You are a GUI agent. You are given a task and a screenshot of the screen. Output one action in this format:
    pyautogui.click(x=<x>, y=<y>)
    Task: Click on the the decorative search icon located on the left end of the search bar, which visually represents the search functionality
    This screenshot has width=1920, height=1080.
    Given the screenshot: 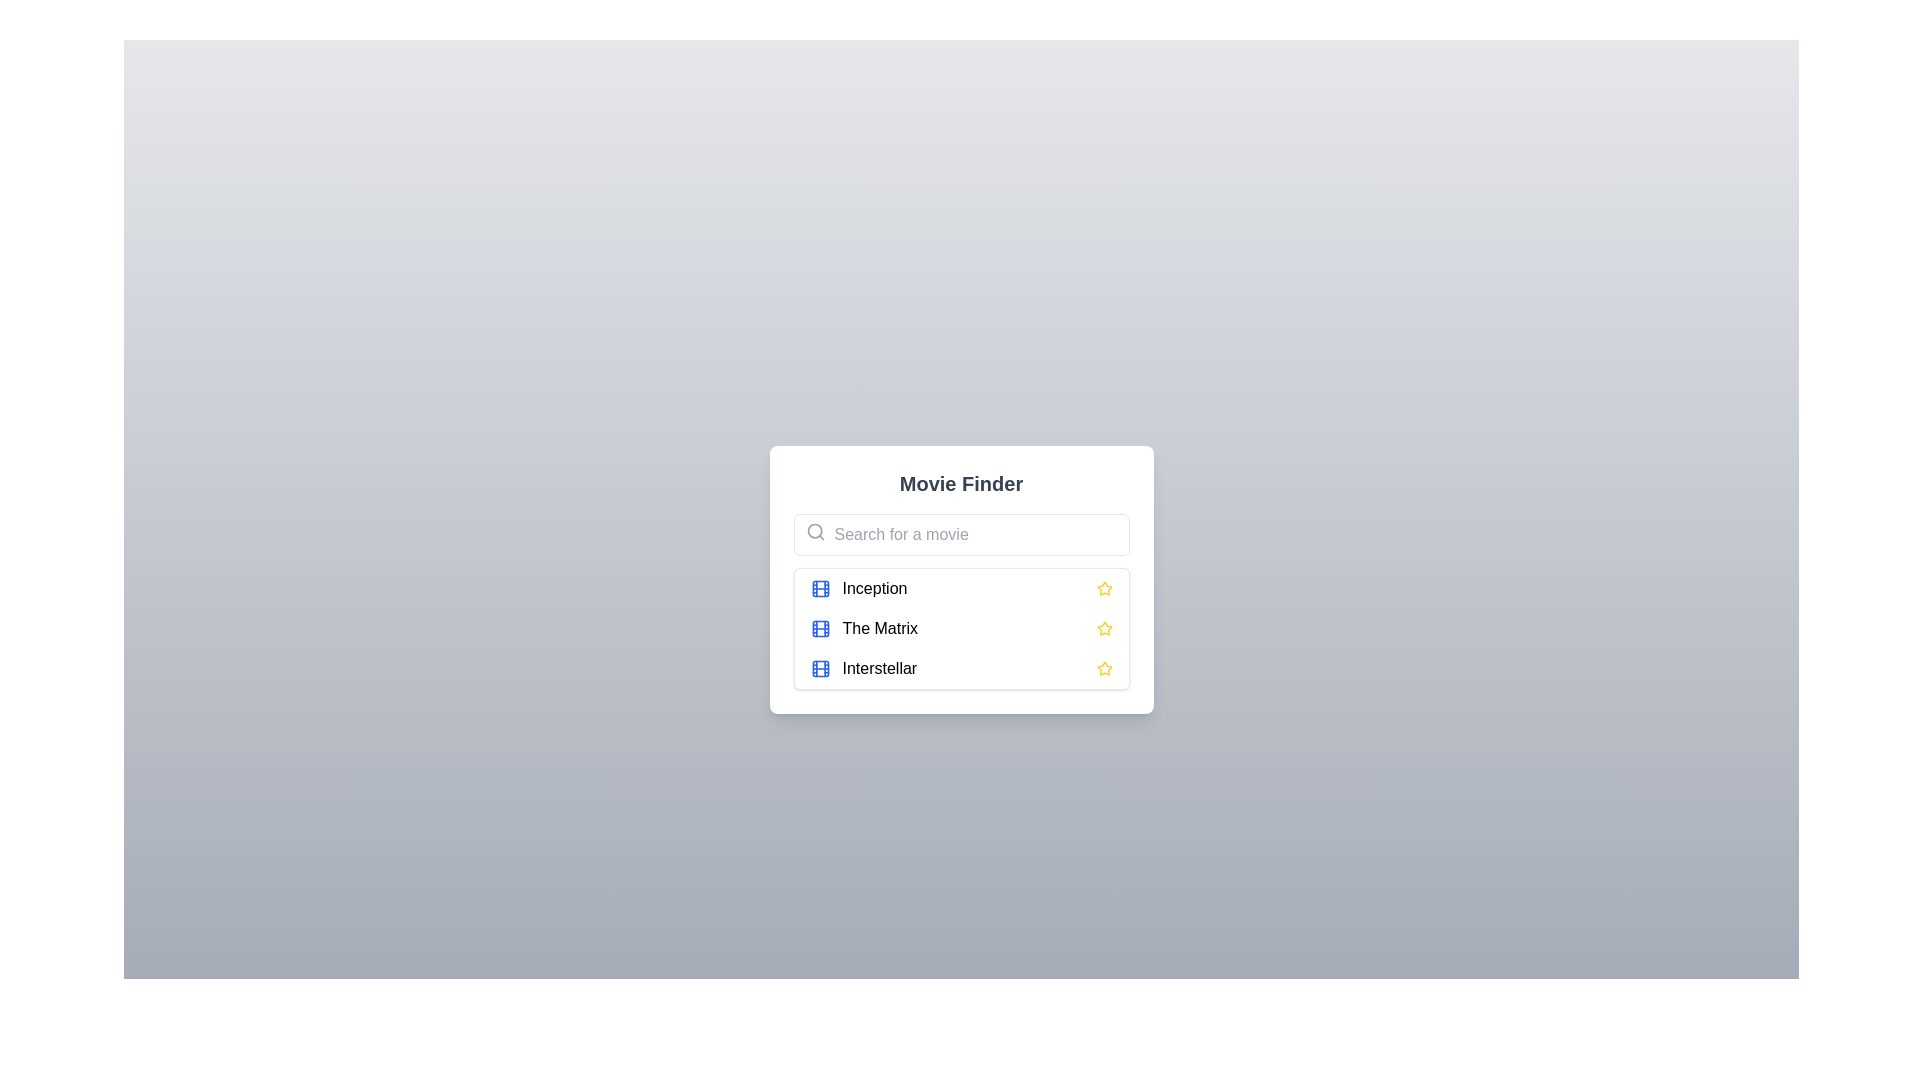 What is the action you would take?
    pyautogui.click(x=815, y=531)
    